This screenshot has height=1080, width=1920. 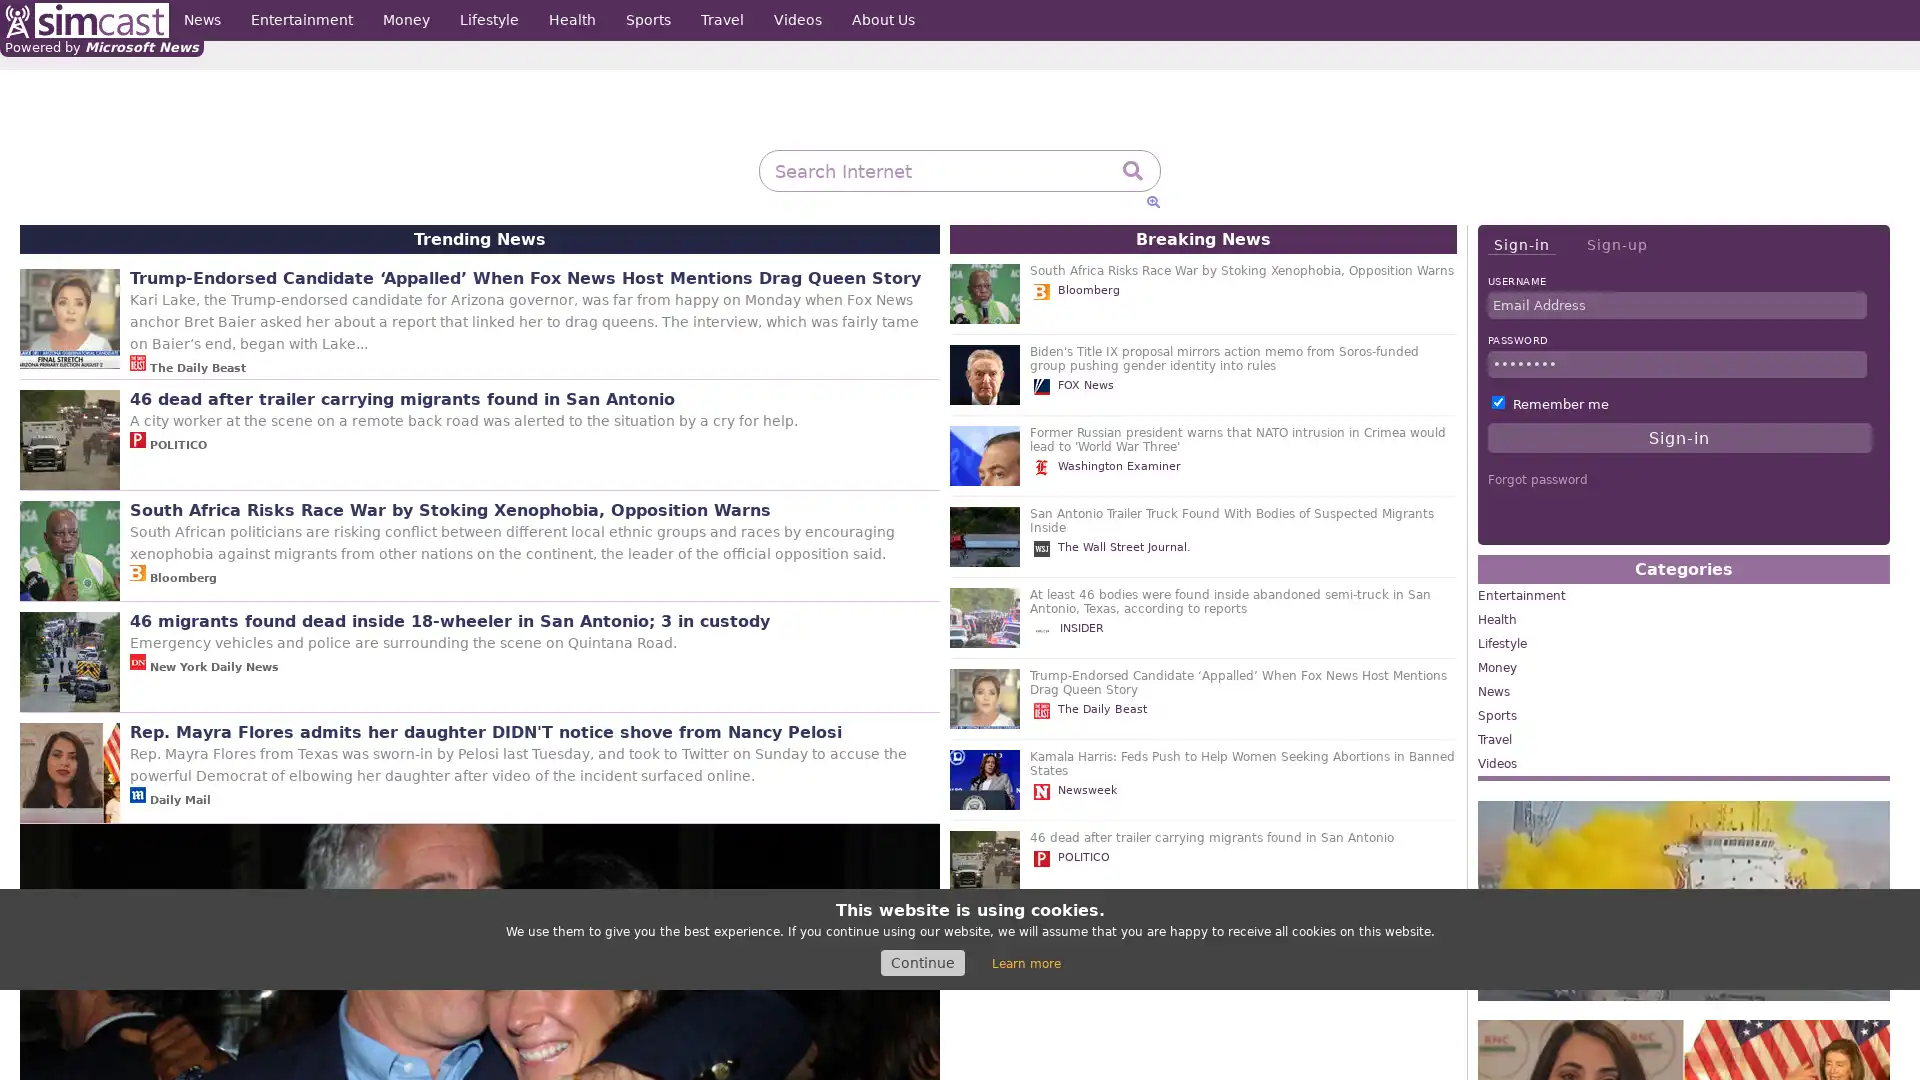 I want to click on Sign-in, so click(x=1520, y=244).